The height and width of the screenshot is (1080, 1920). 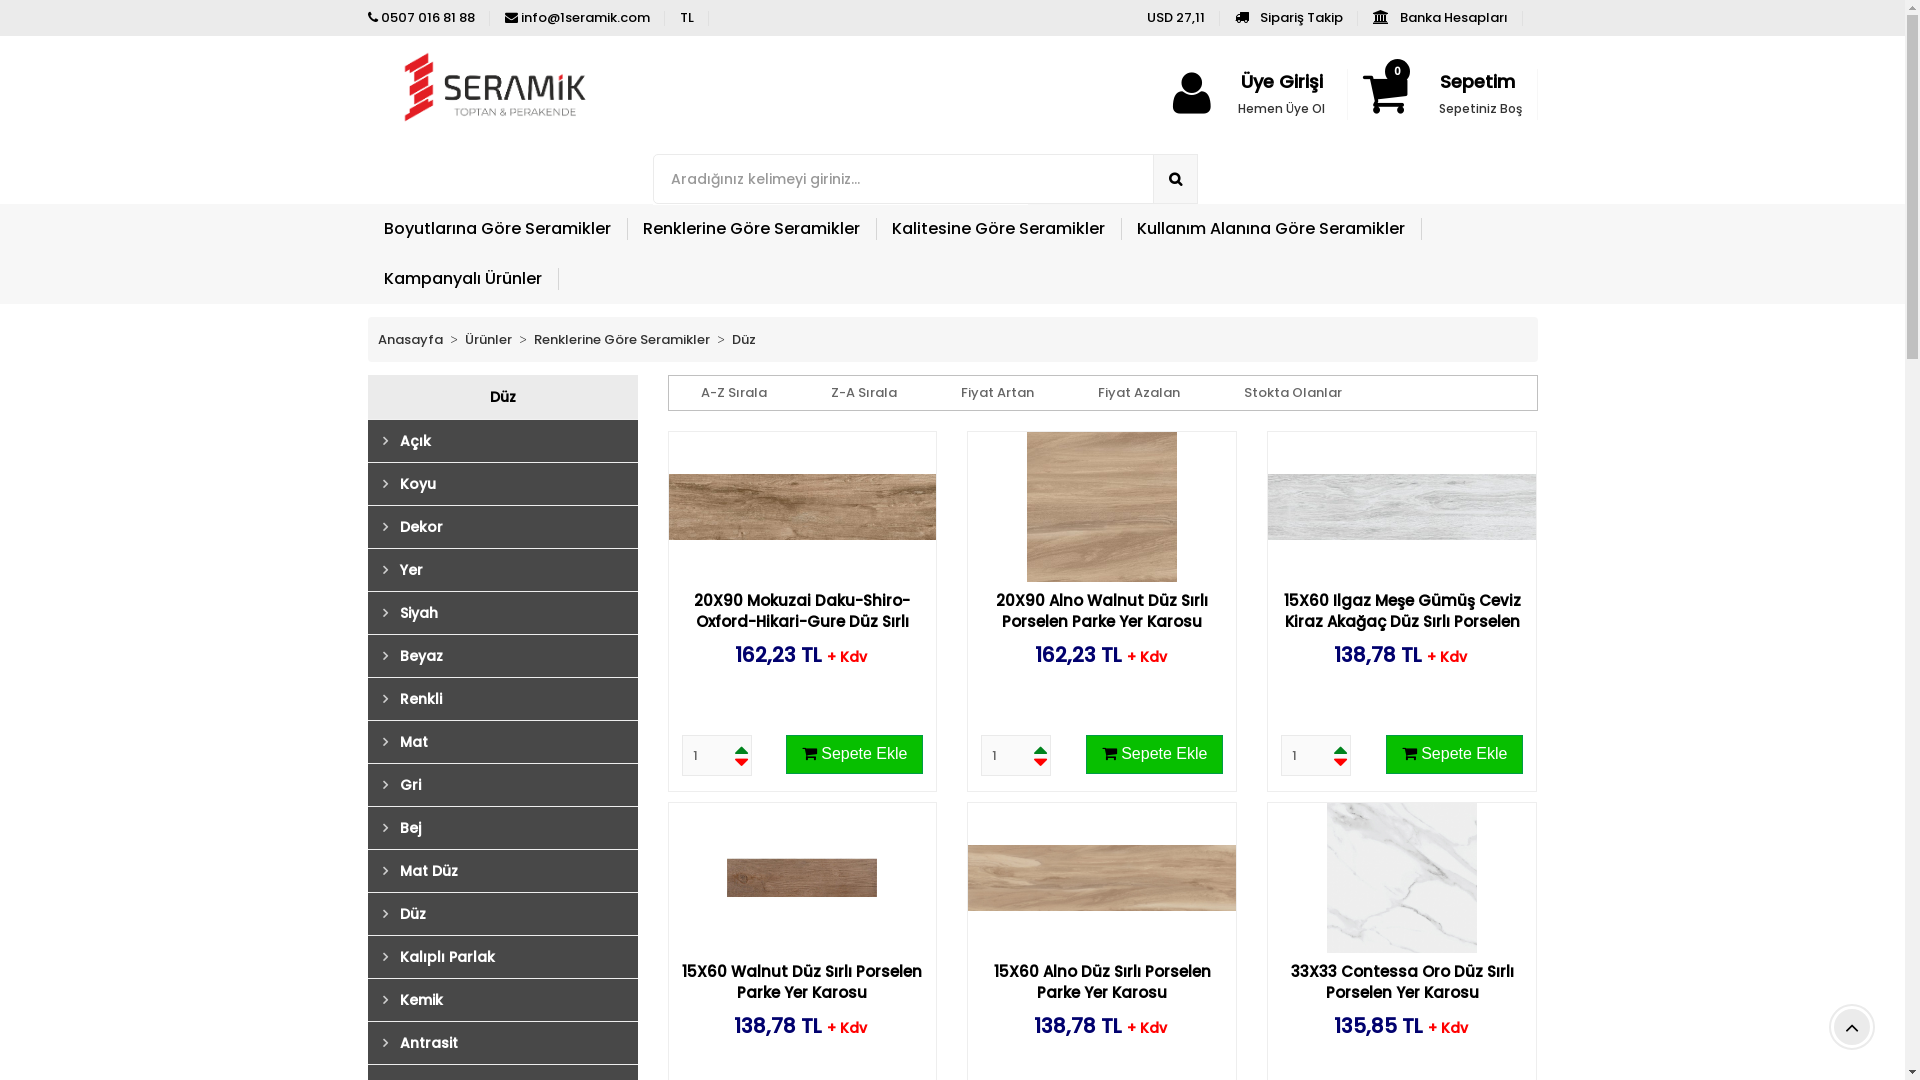 What do you see at coordinates (575, 17) in the screenshot?
I see `'info@1seramik.com'` at bounding box center [575, 17].